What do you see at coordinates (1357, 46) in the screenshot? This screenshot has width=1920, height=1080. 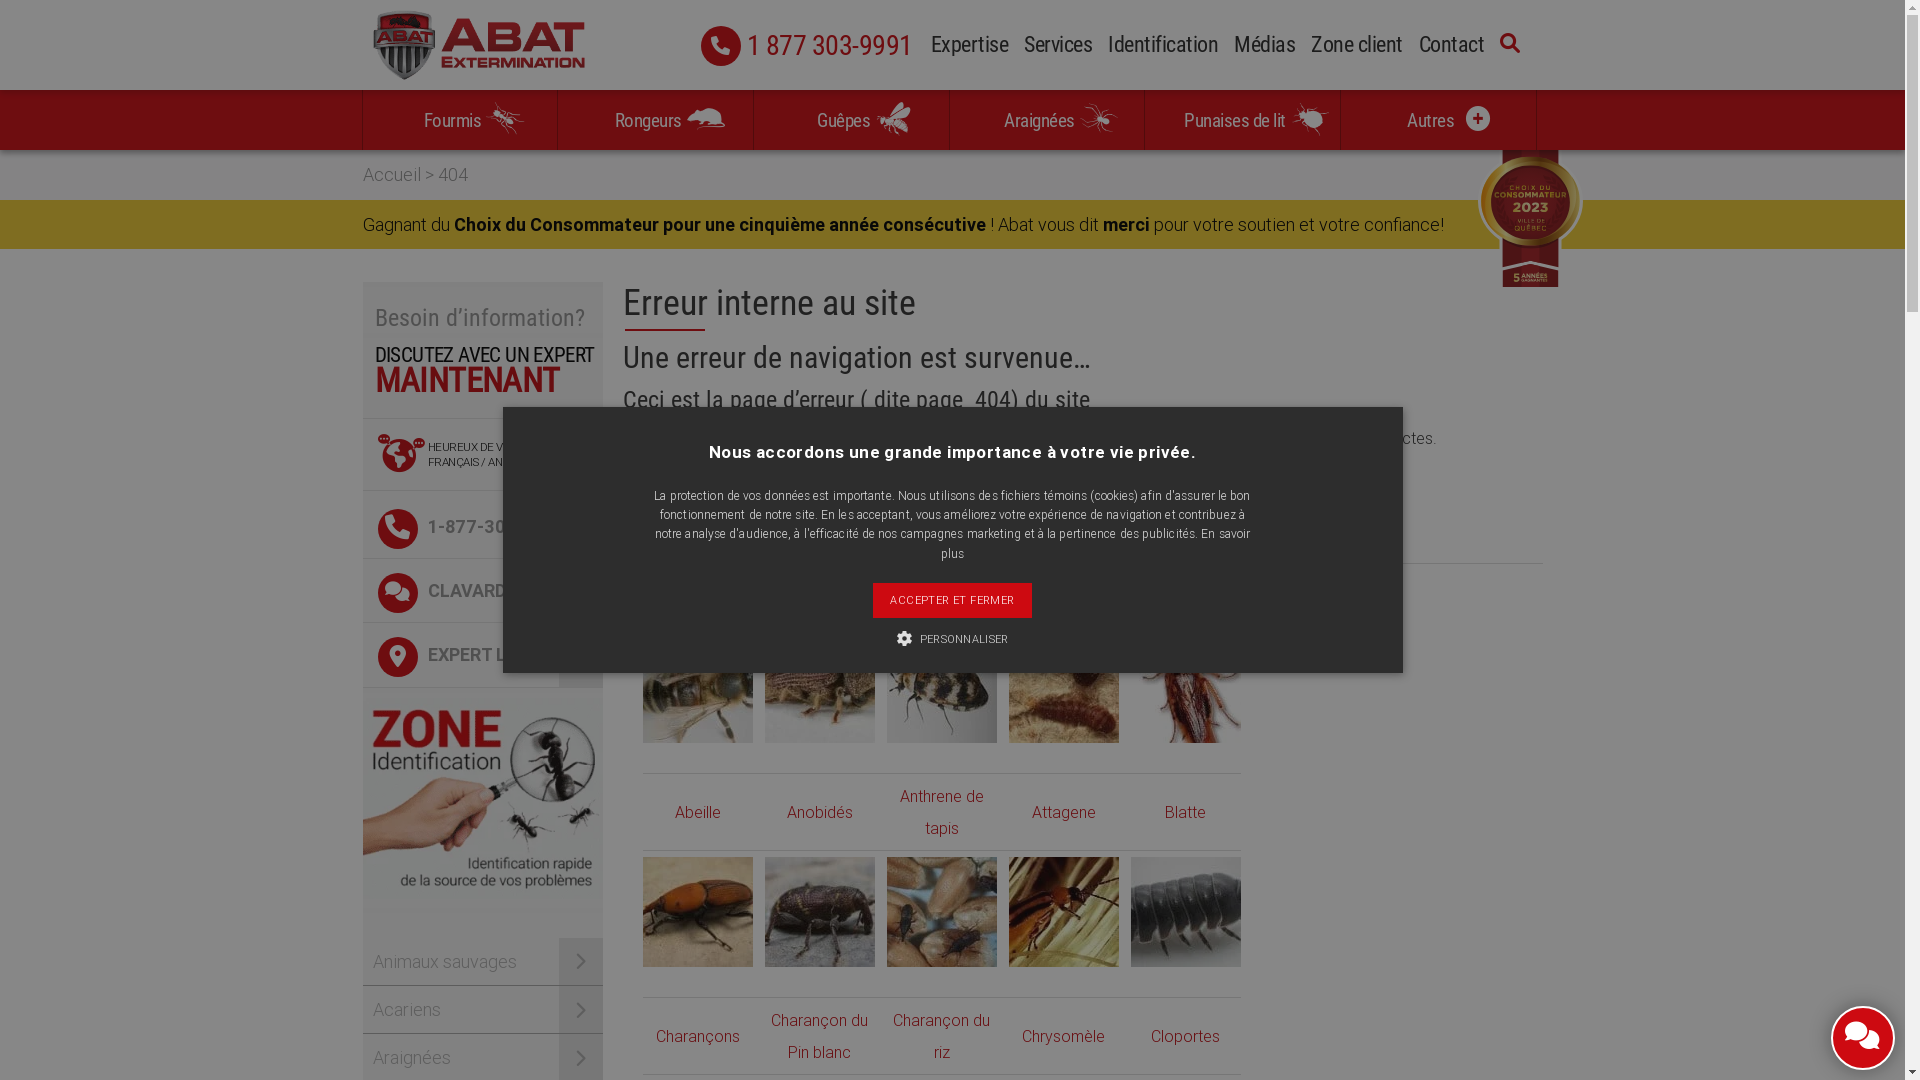 I see `'Zone client'` at bounding box center [1357, 46].